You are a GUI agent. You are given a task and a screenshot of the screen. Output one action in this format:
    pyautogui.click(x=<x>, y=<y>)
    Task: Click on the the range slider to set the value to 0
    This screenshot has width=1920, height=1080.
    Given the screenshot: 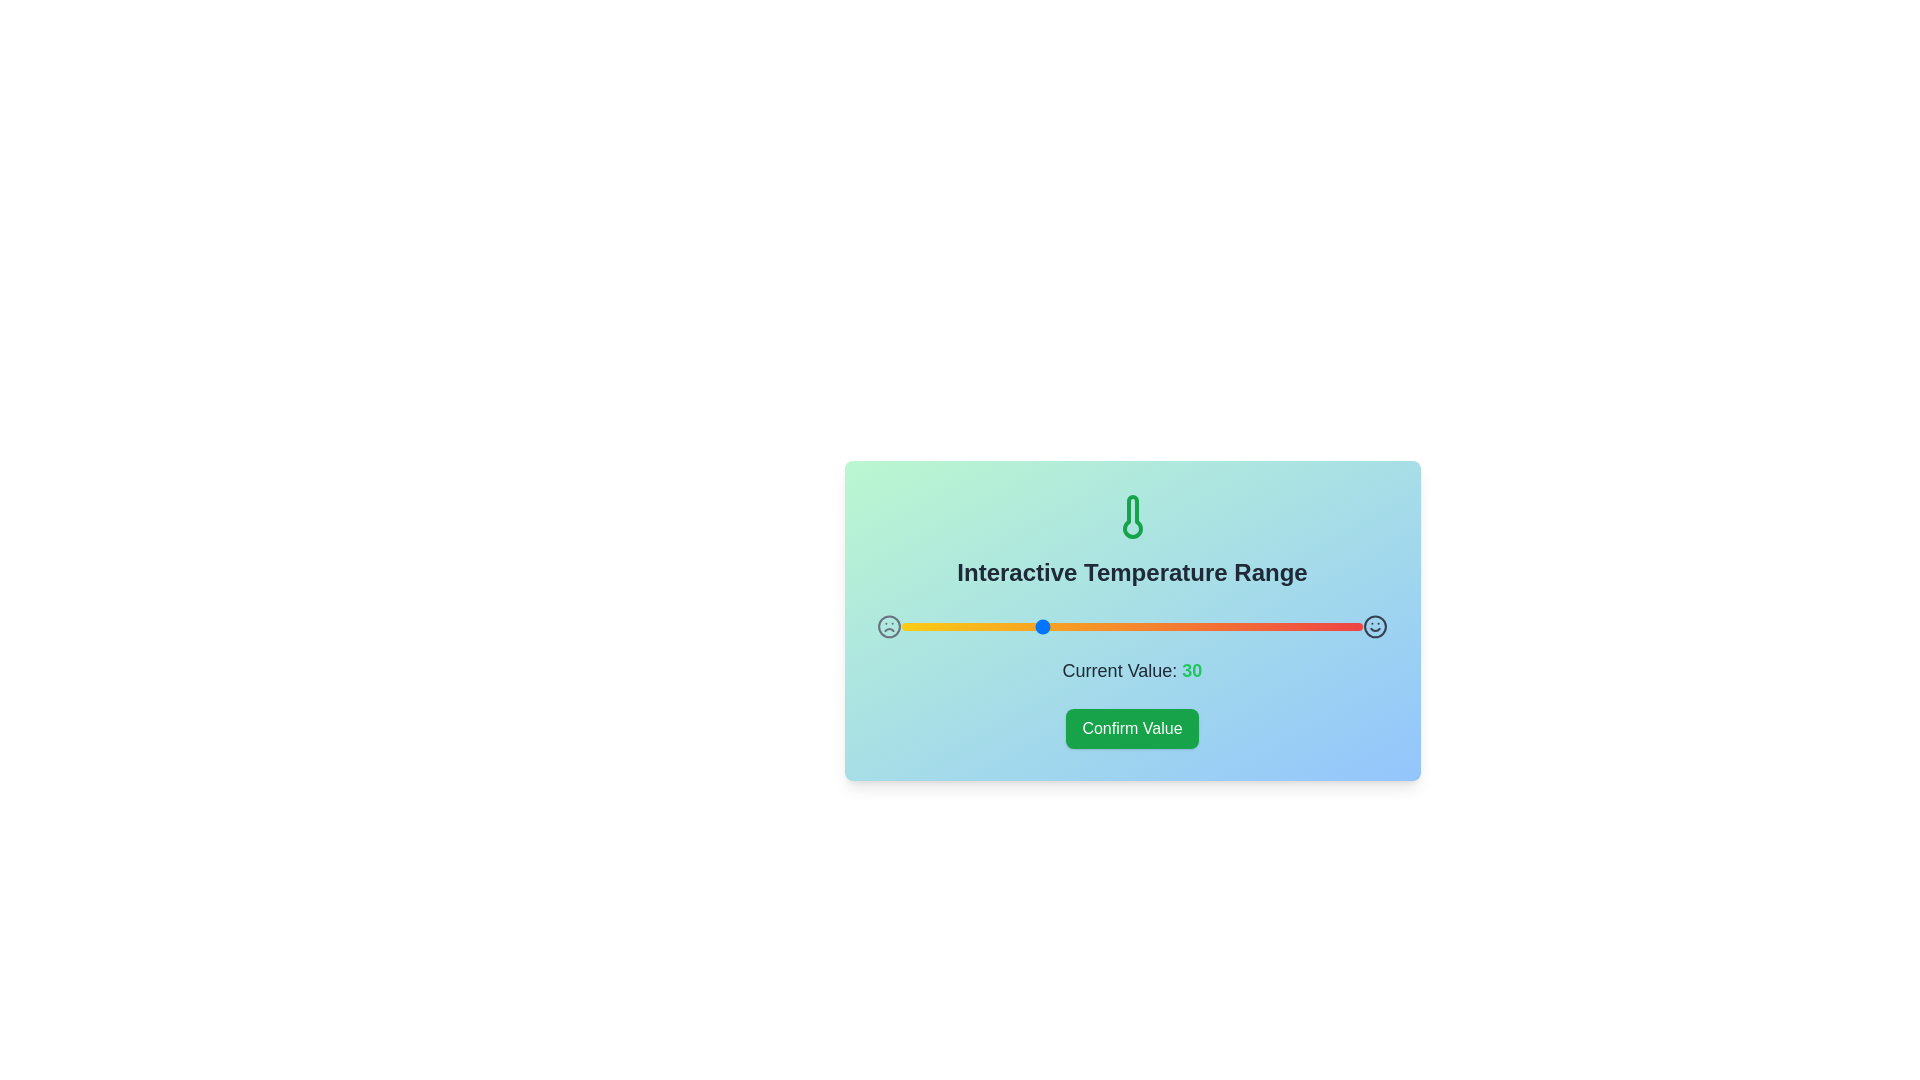 What is the action you would take?
    pyautogui.click(x=900, y=626)
    